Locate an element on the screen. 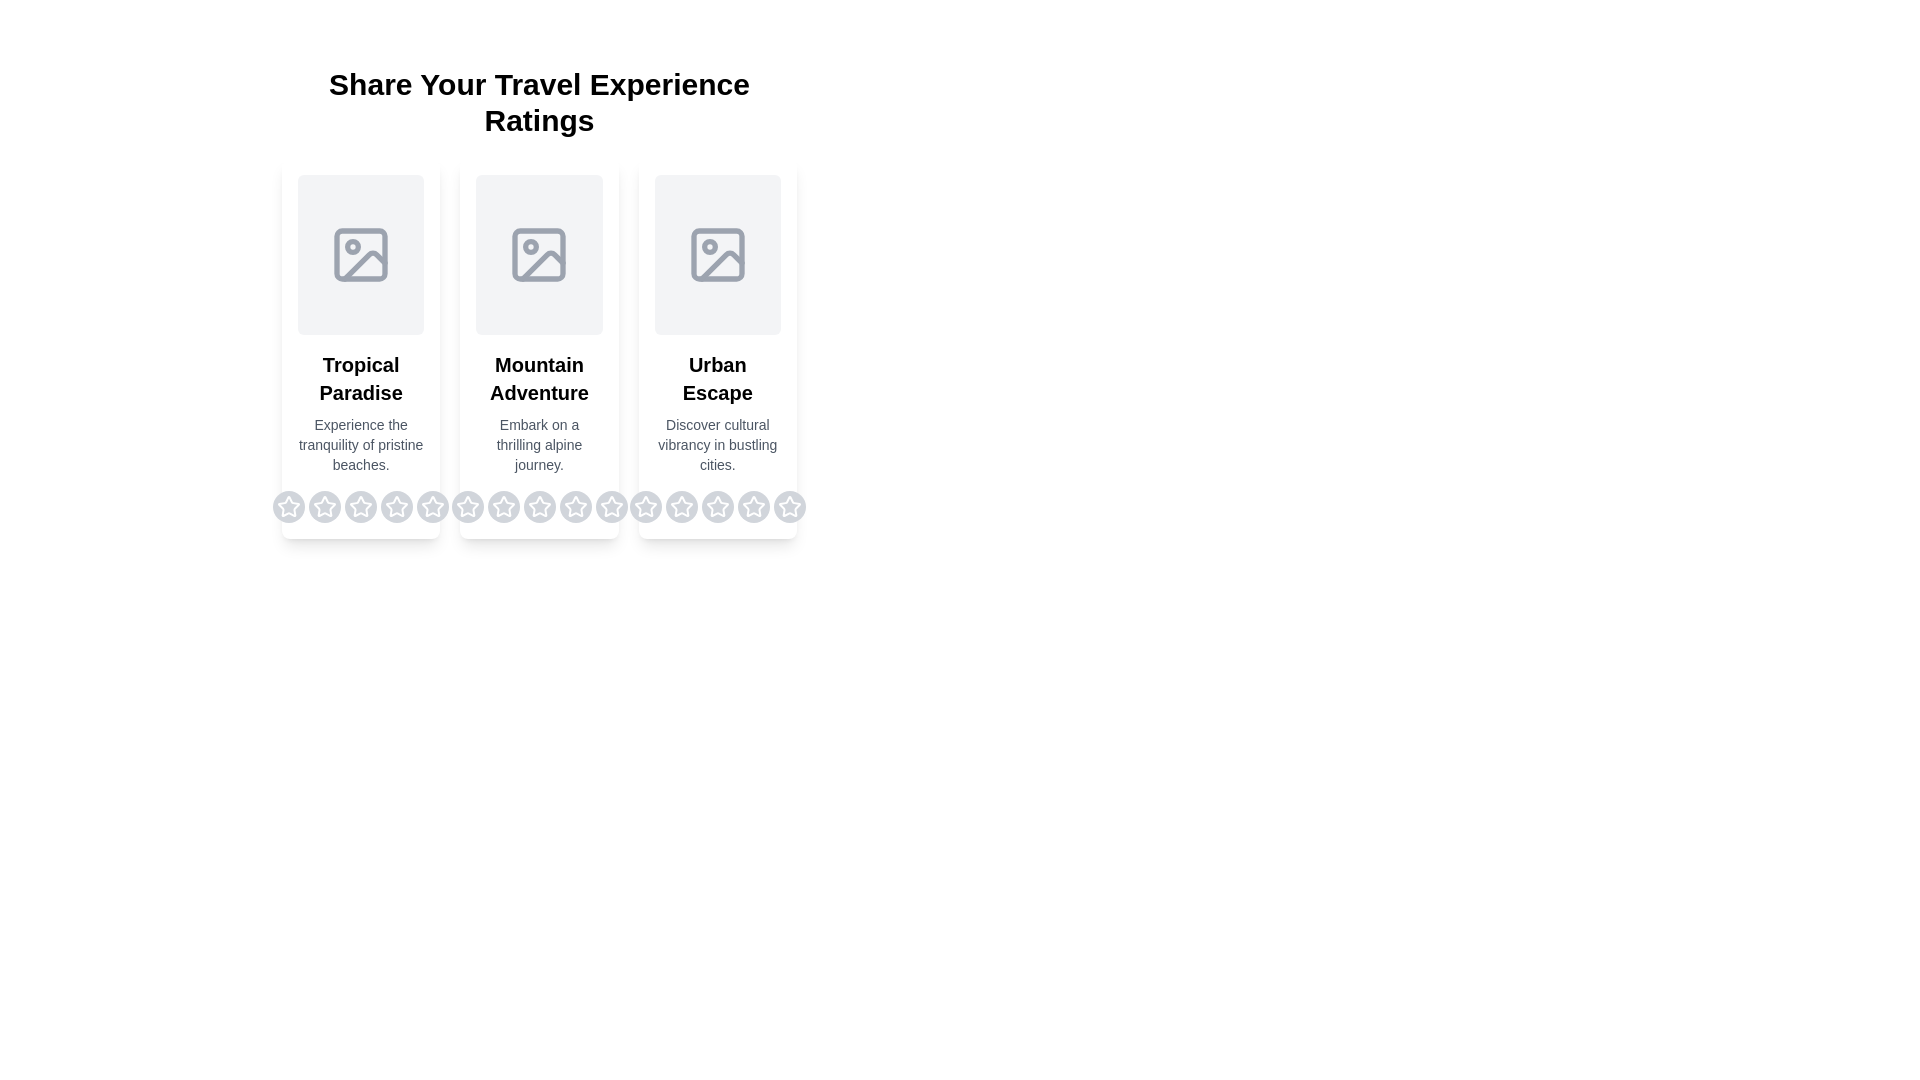  the rating for a destination to 3 stars by clicking on the corresponding star for the destination Tropical Paradise is located at coordinates (361, 505).